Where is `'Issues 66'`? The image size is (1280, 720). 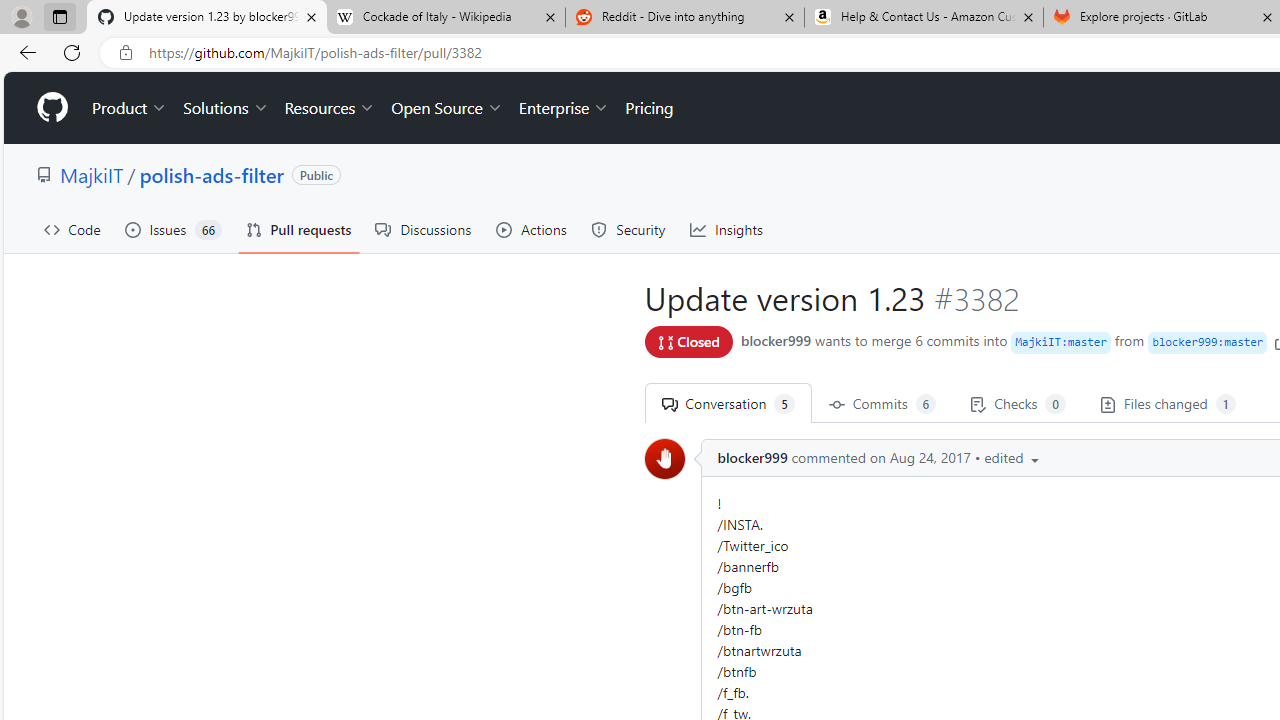
'Issues 66' is located at coordinates (173, 229).